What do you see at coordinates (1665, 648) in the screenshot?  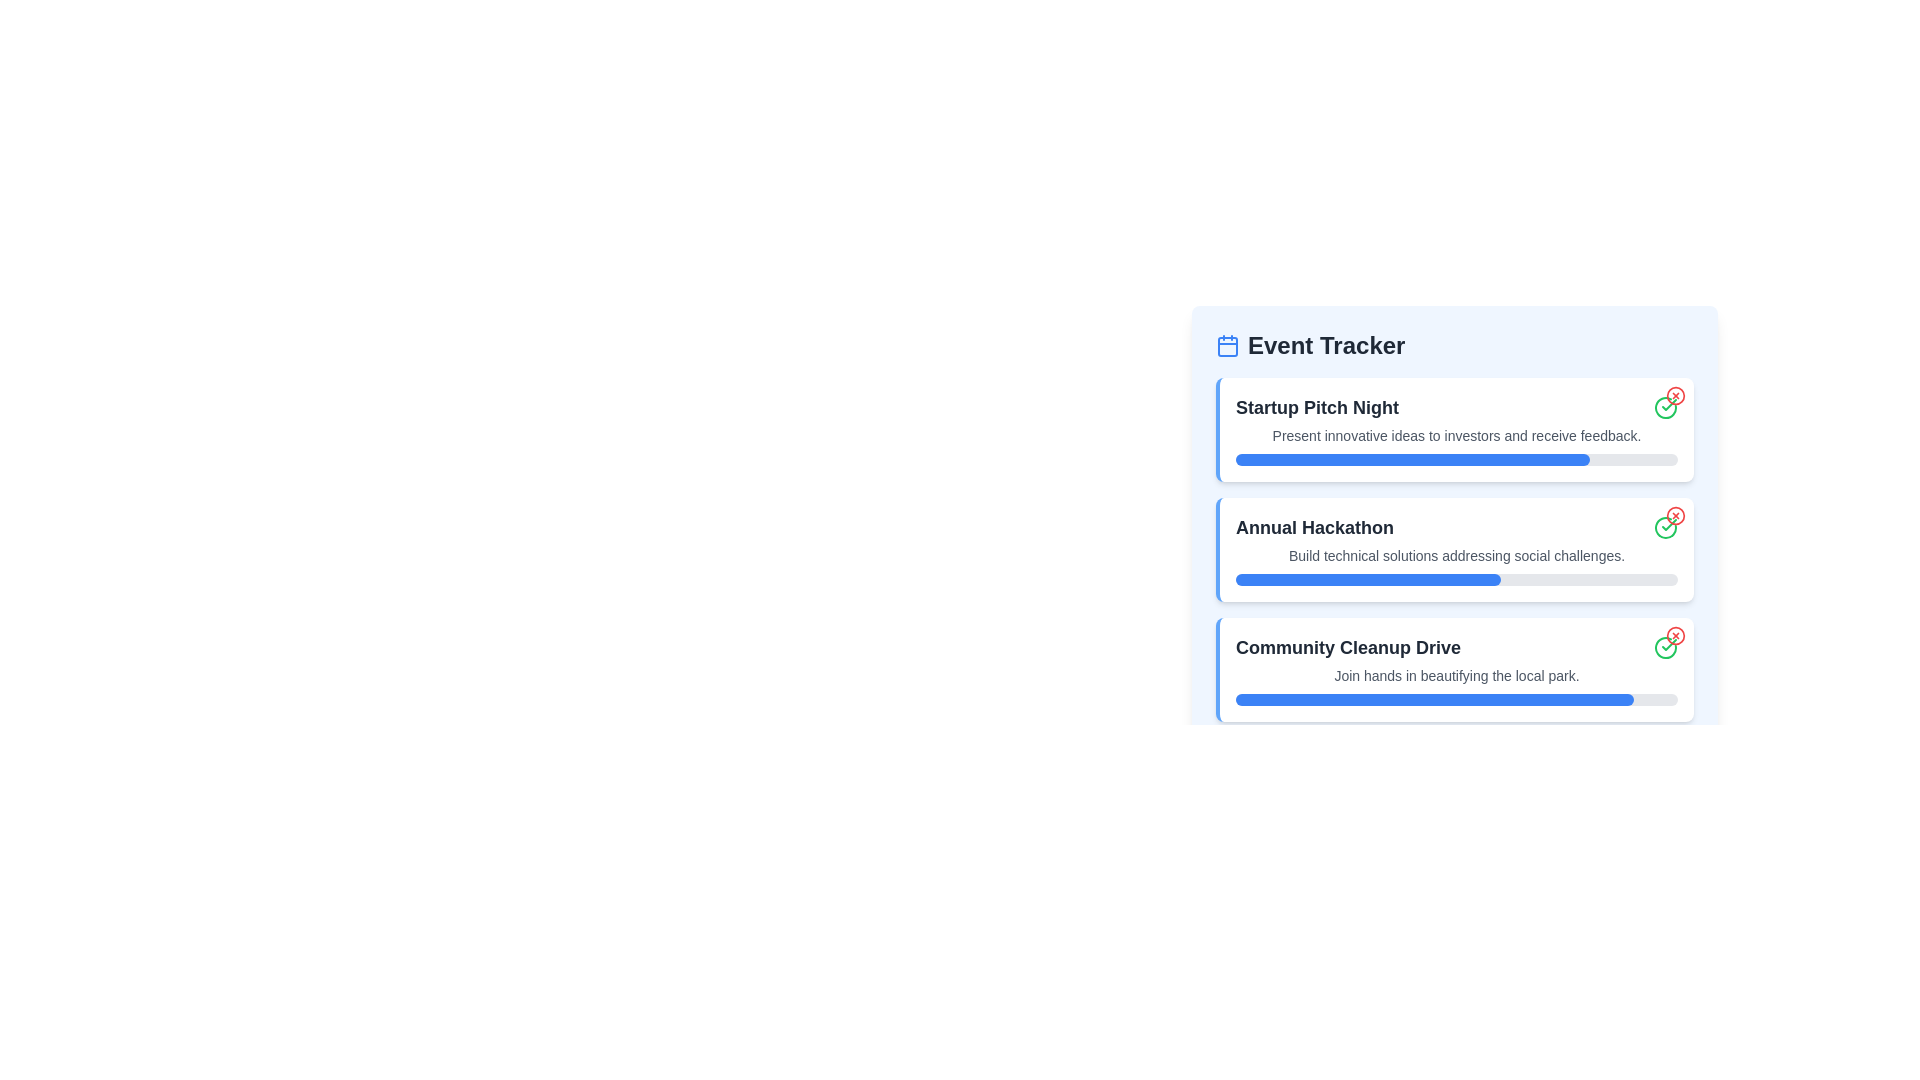 I see `the green circular button with a checkmark icon` at bounding box center [1665, 648].